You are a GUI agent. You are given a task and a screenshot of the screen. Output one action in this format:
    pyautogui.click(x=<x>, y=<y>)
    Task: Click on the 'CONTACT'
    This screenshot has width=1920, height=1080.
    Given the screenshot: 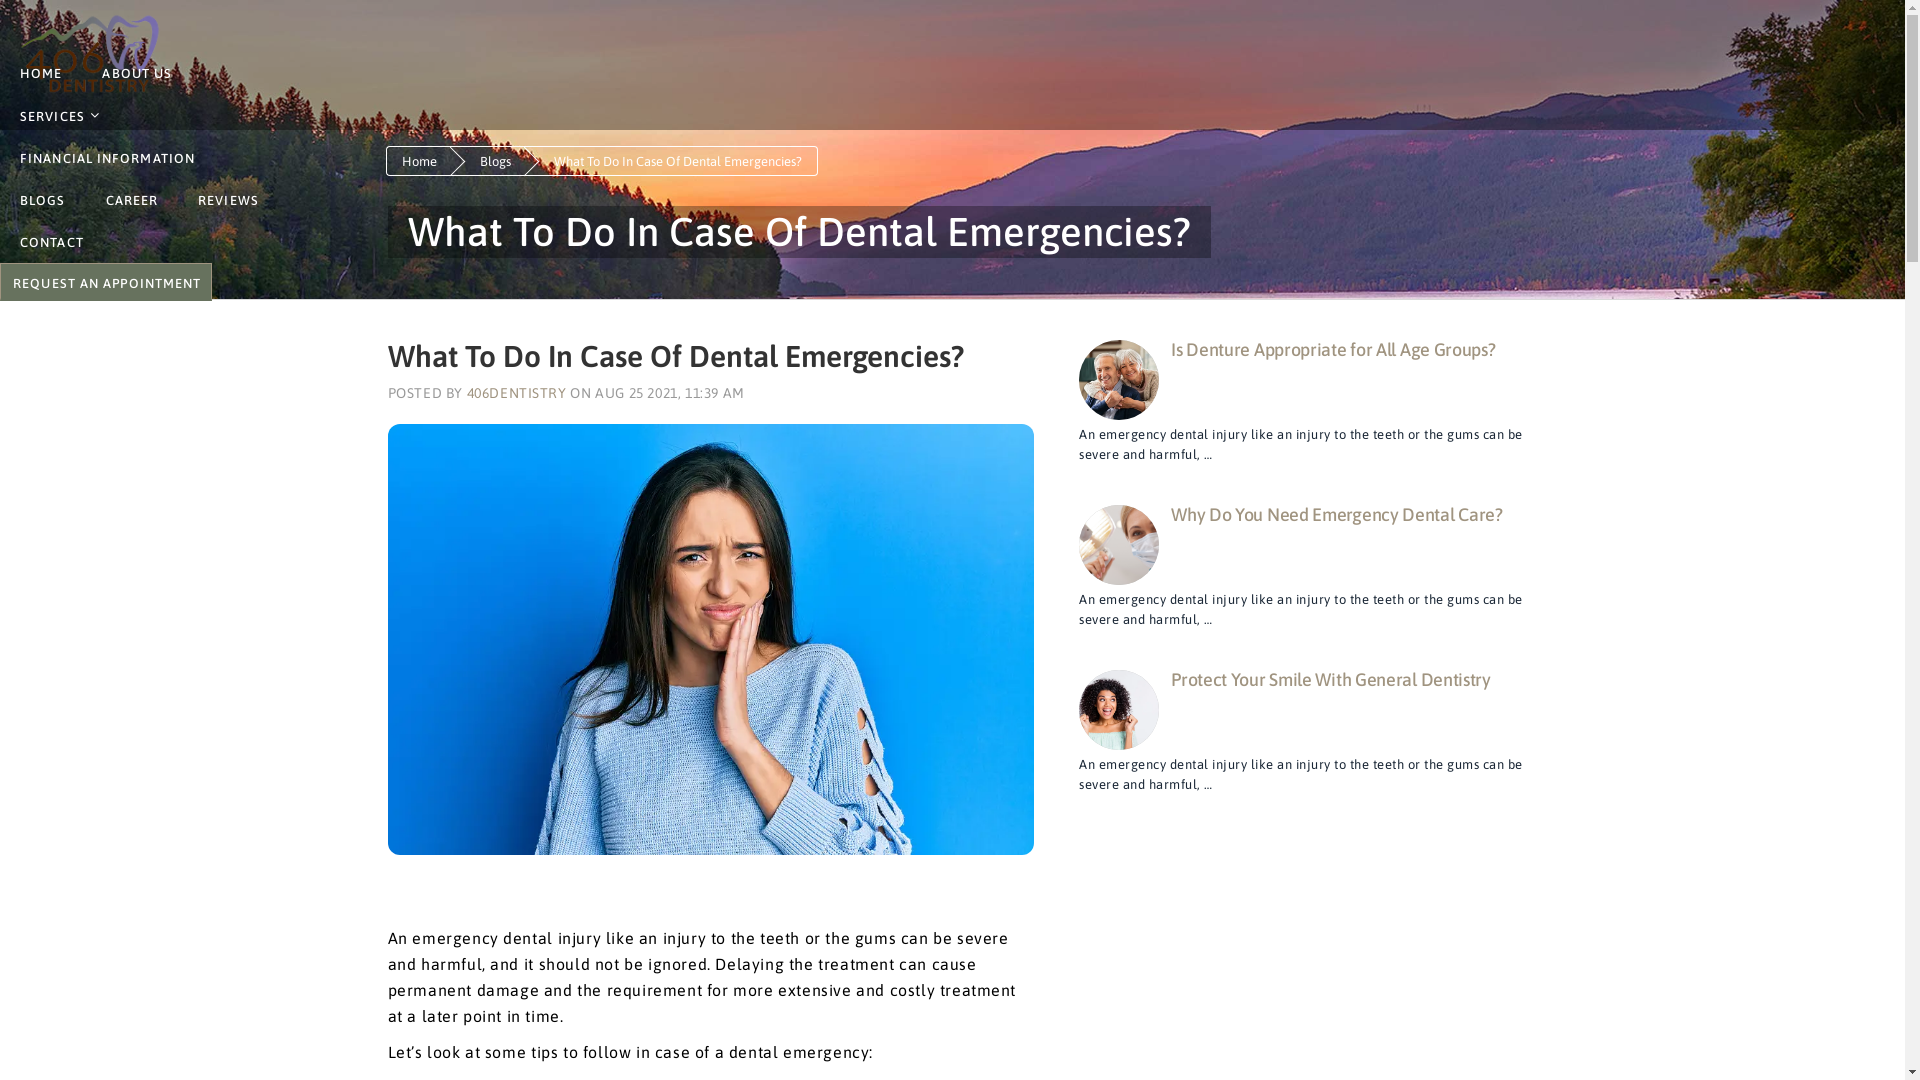 What is the action you would take?
    pyautogui.click(x=52, y=241)
    